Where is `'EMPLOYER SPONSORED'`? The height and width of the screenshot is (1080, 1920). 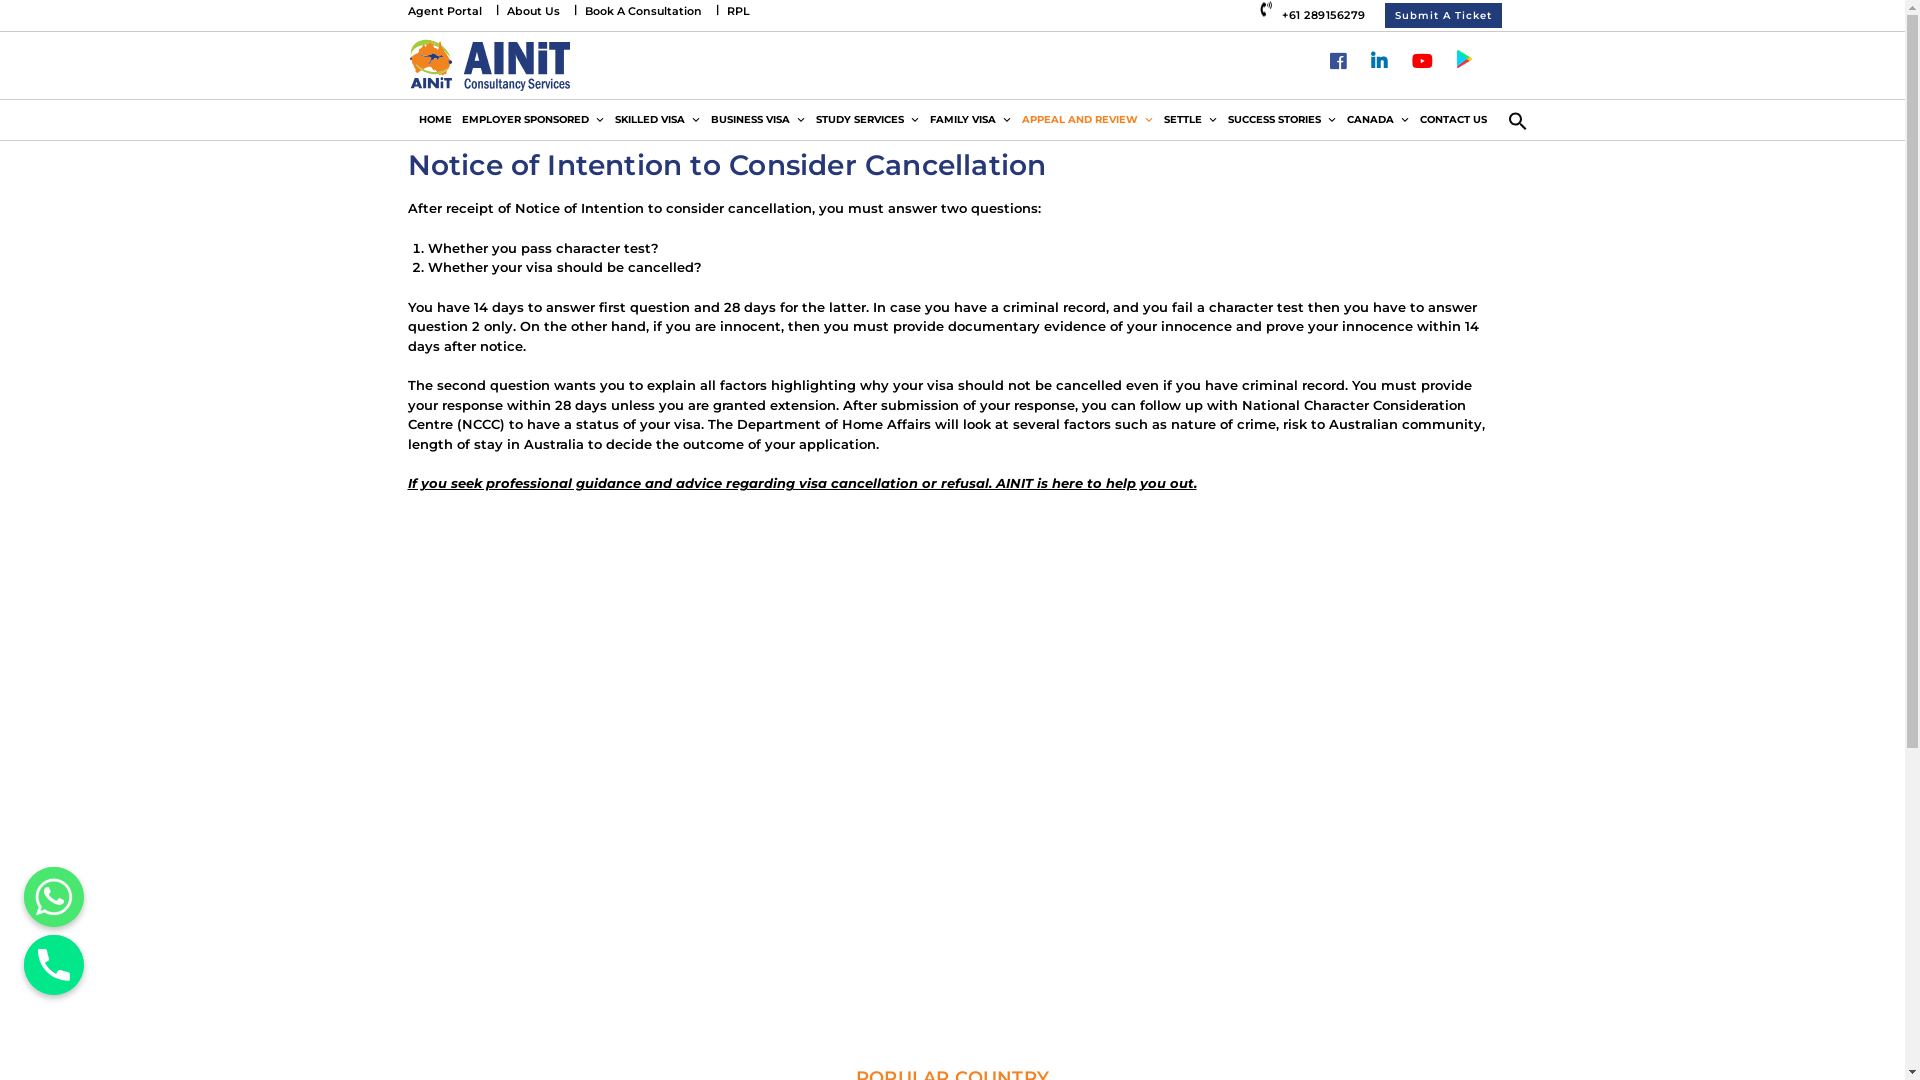
'EMPLOYER SPONSORED' is located at coordinates (532, 119).